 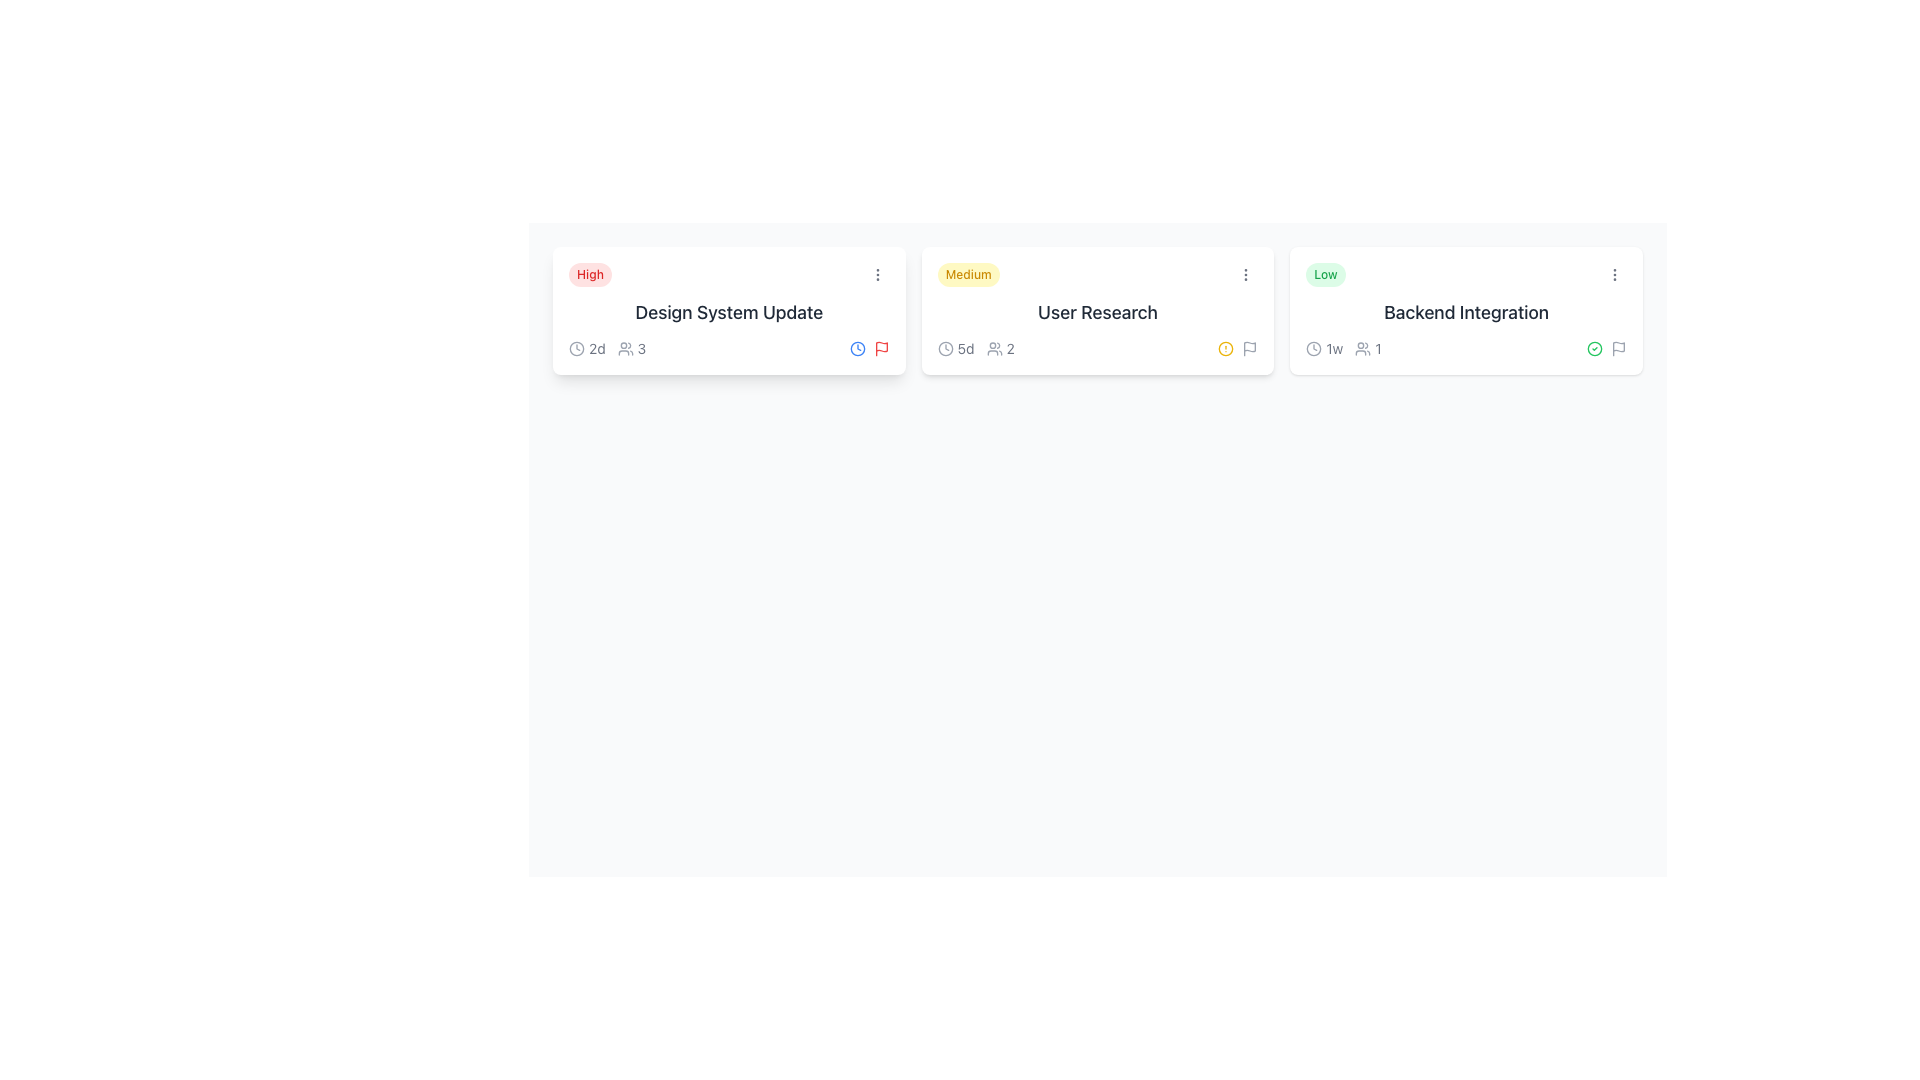 What do you see at coordinates (1324, 347) in the screenshot?
I see `the time indicator icon located at the top-right corner of the 'Backend Integration' card` at bounding box center [1324, 347].